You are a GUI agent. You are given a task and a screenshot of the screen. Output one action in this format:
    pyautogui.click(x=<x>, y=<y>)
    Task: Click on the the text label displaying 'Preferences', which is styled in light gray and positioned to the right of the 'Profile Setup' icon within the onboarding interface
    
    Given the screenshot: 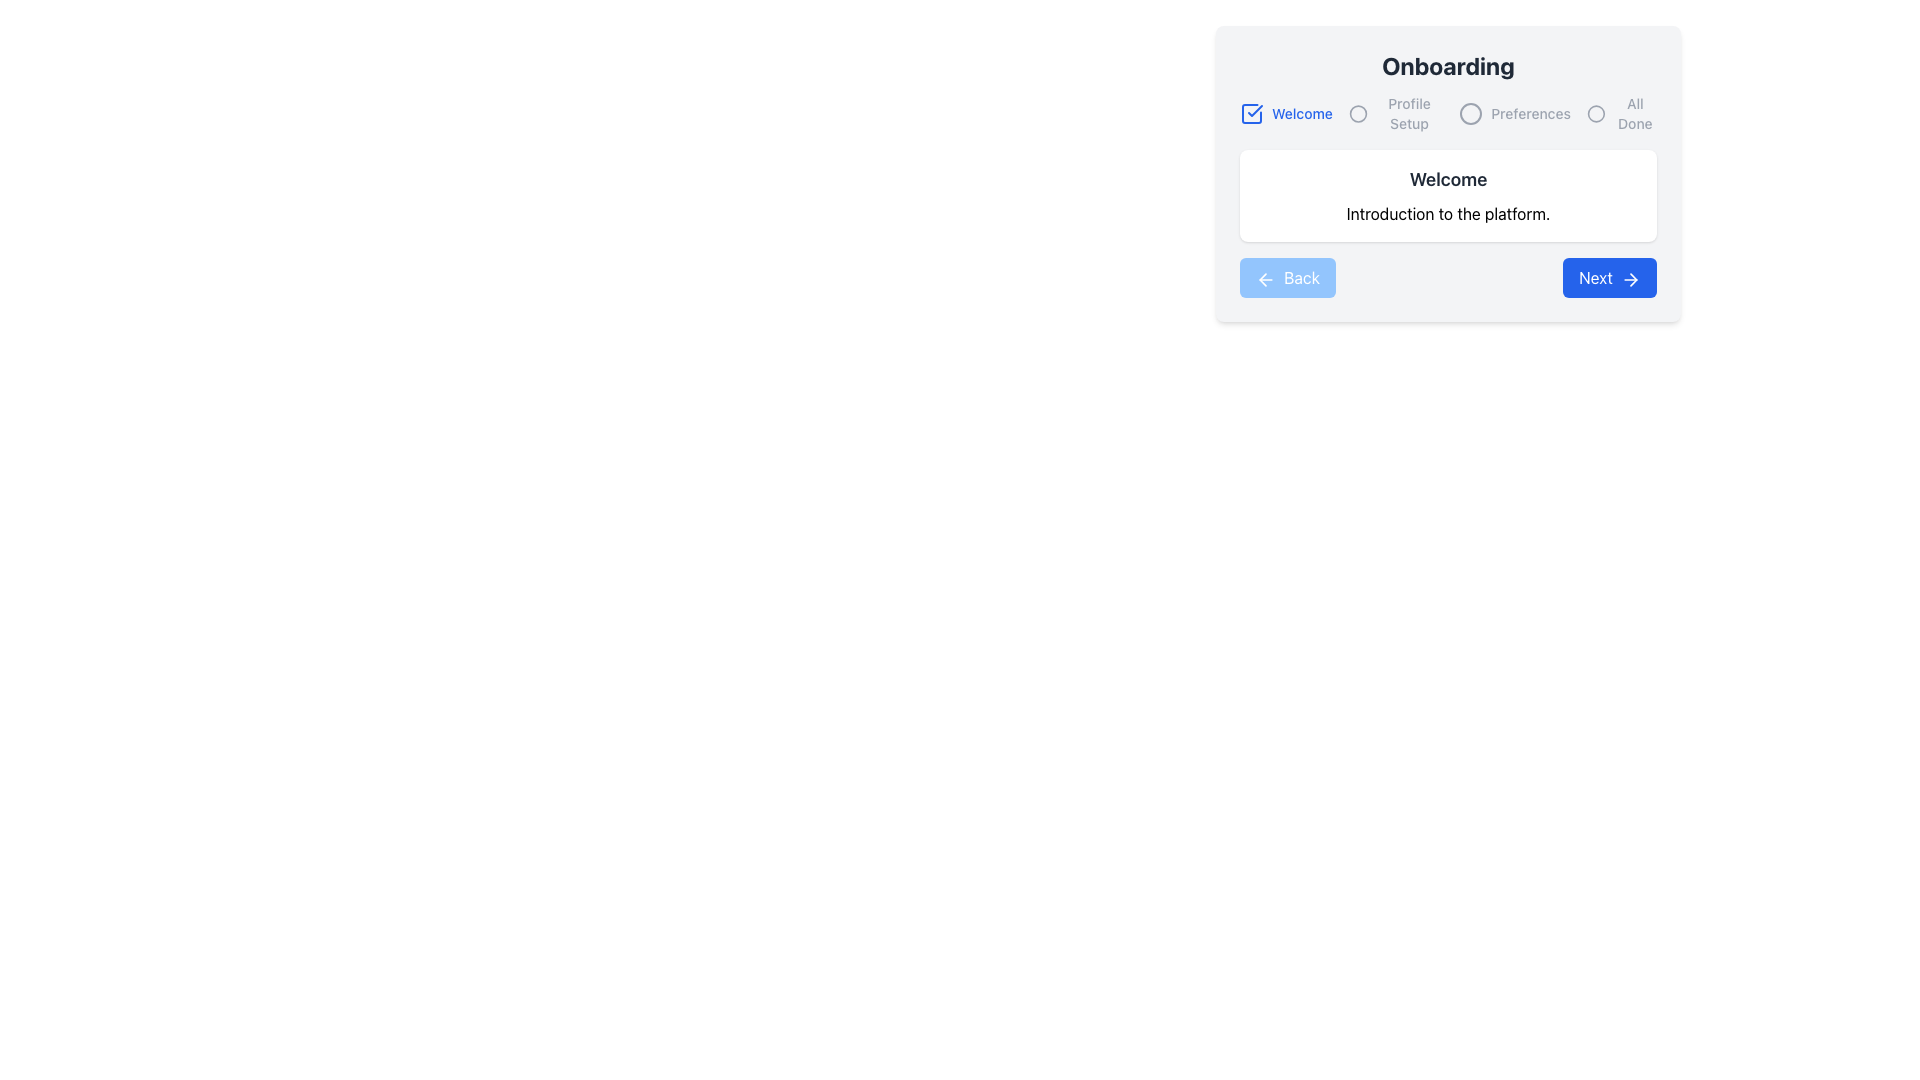 What is the action you would take?
    pyautogui.click(x=1530, y=114)
    